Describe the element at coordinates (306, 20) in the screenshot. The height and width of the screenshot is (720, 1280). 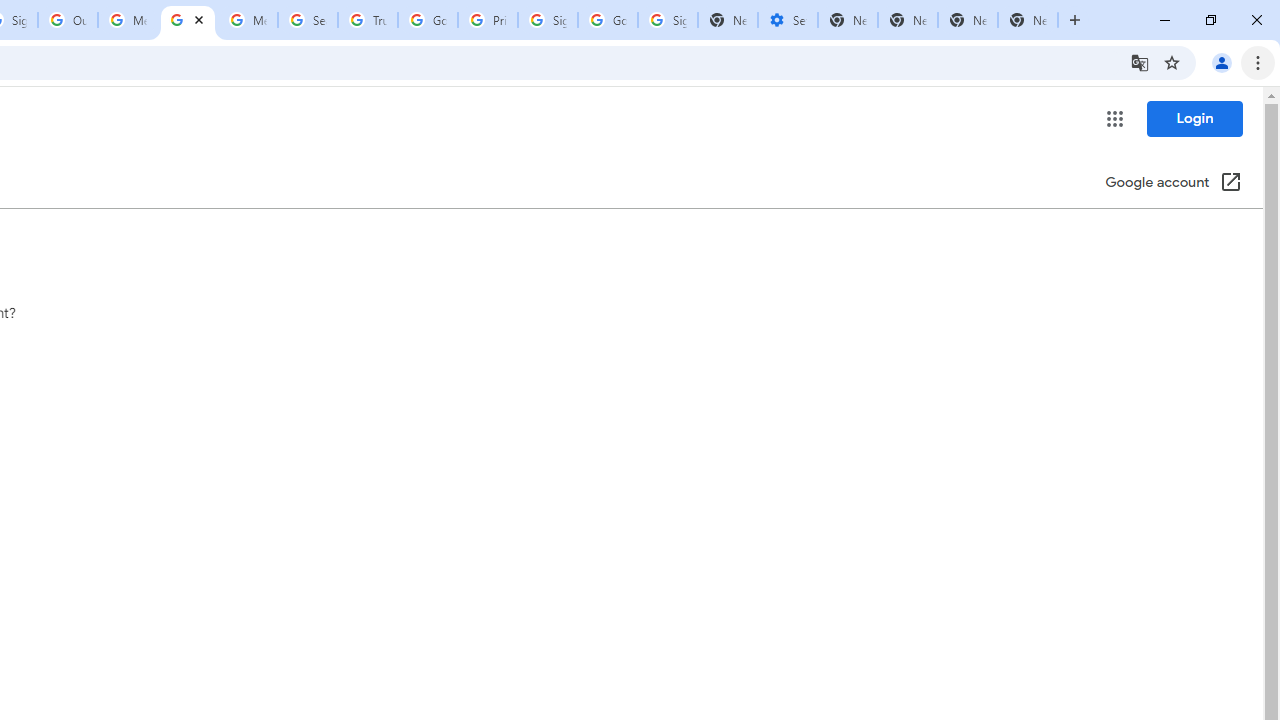
I see `'Search our Doodle Library Collection - Google Doodles'` at that location.